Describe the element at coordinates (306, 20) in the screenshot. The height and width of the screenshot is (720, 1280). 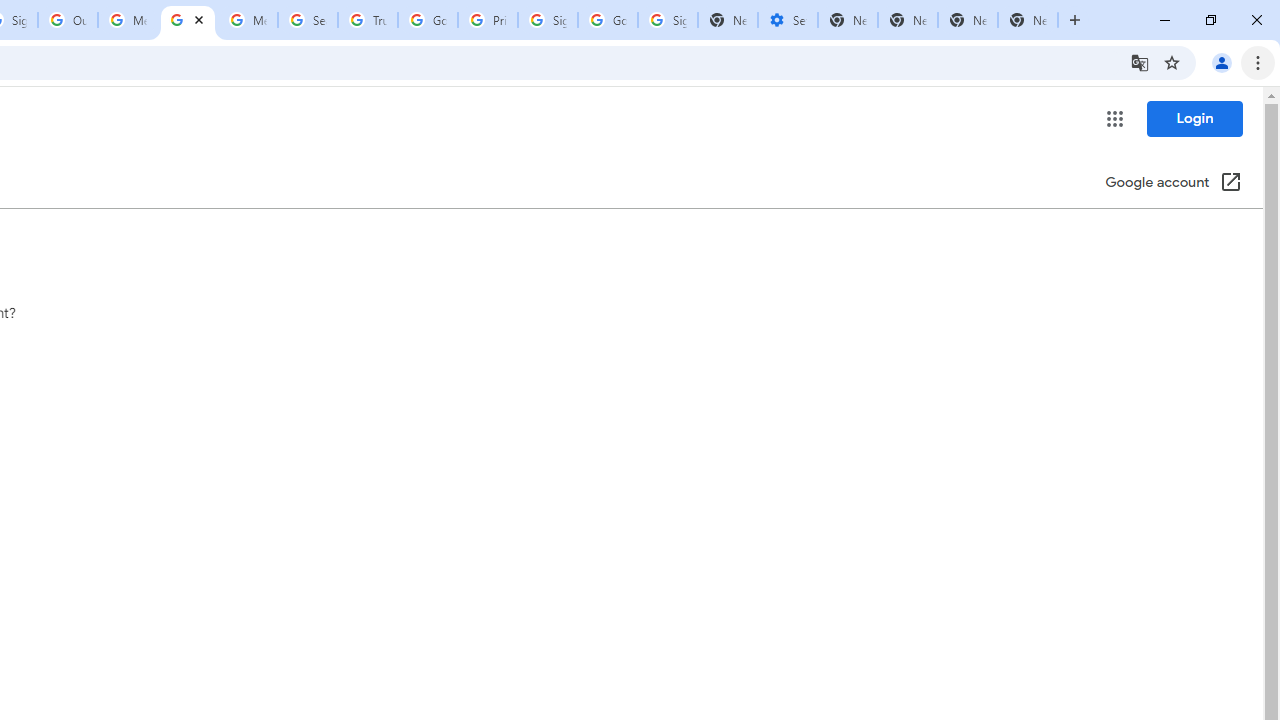
I see `'Search our Doodle Library Collection - Google Doodles'` at that location.